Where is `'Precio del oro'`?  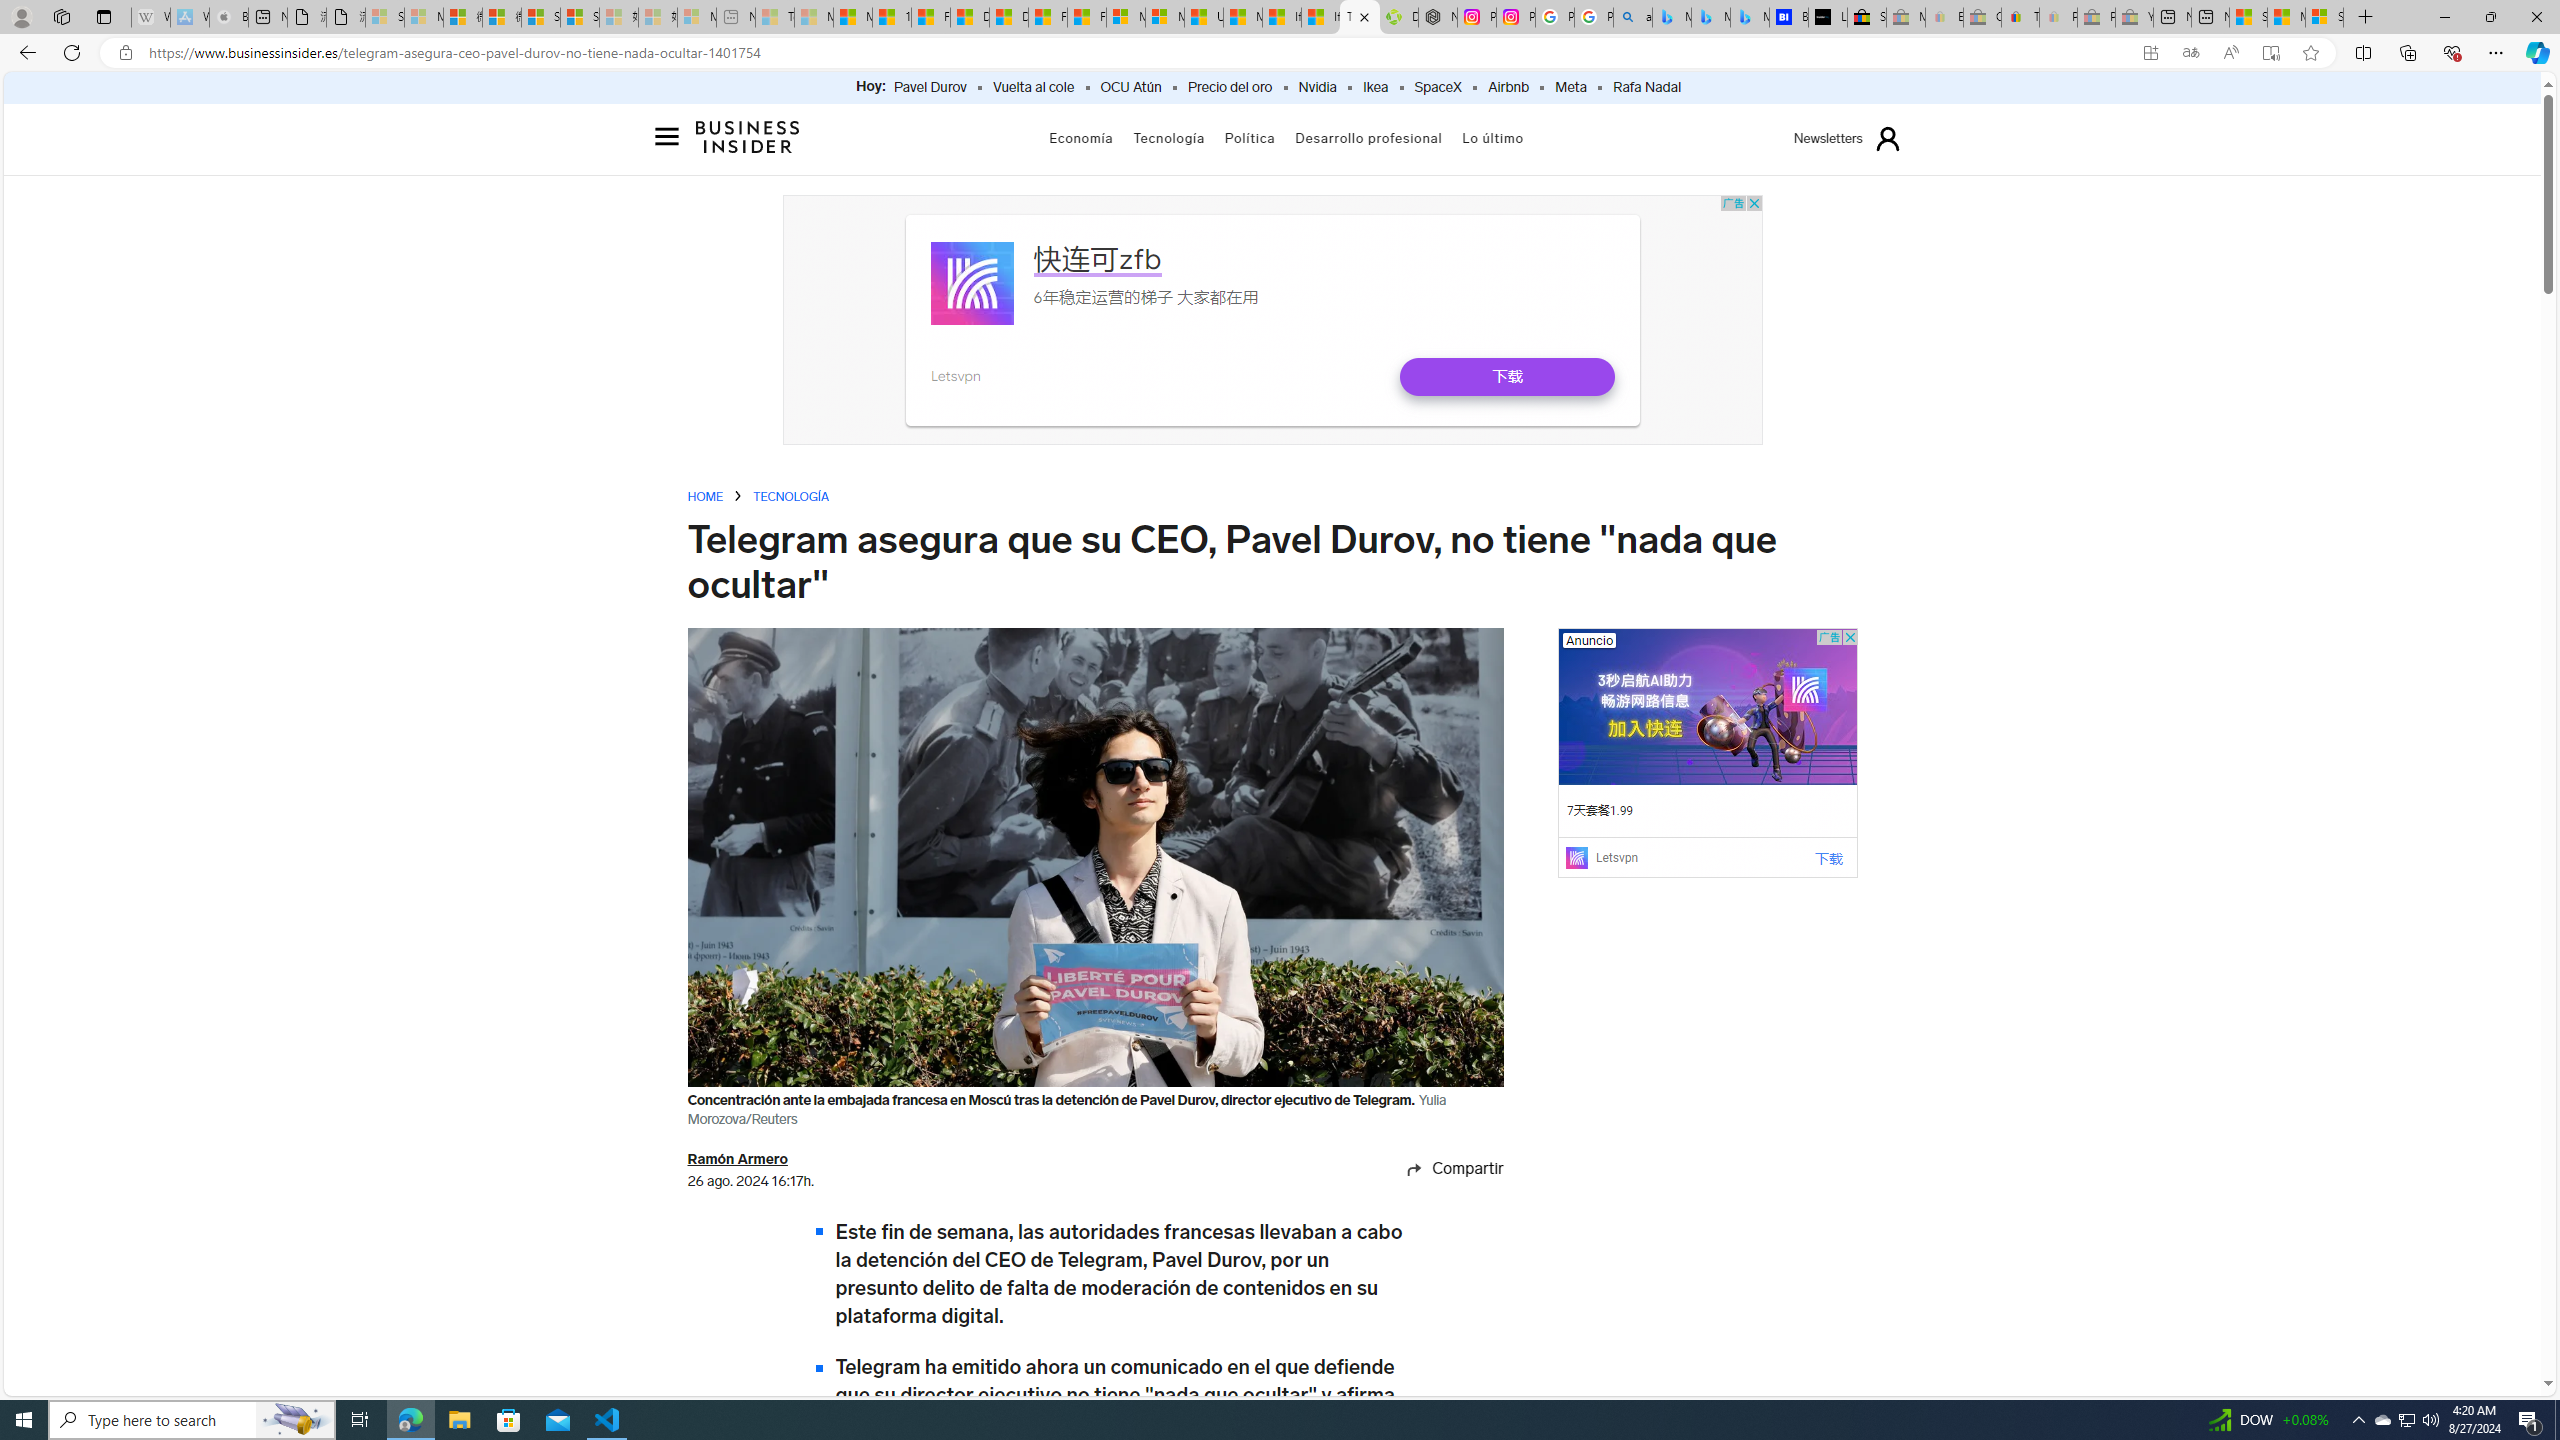
'Precio del oro' is located at coordinates (1230, 87).